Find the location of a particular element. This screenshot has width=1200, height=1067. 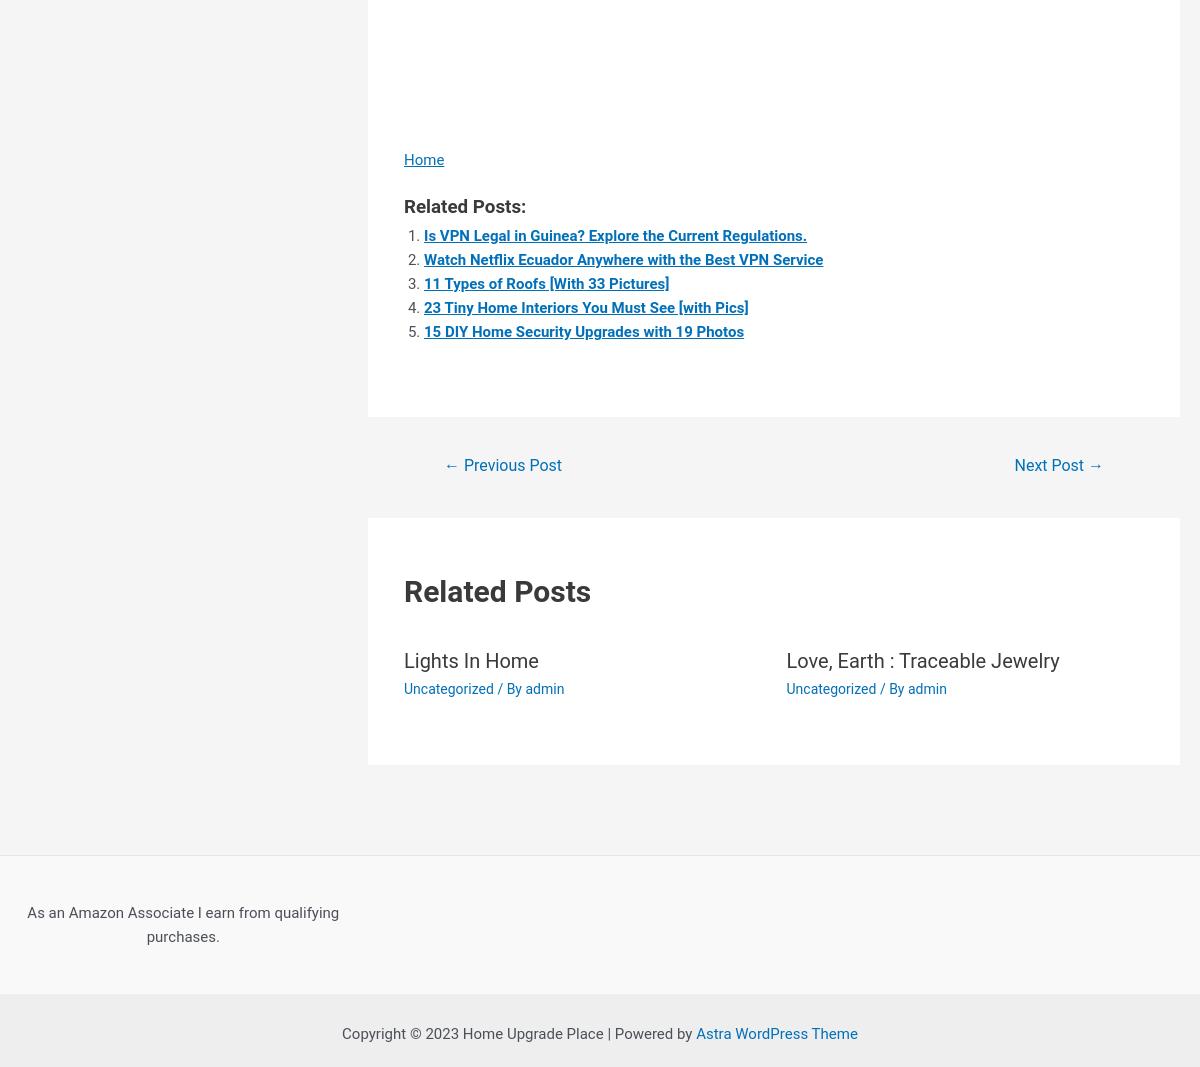

'15 DIY Home Security Upgrades with 19 Photos' is located at coordinates (423, 330).